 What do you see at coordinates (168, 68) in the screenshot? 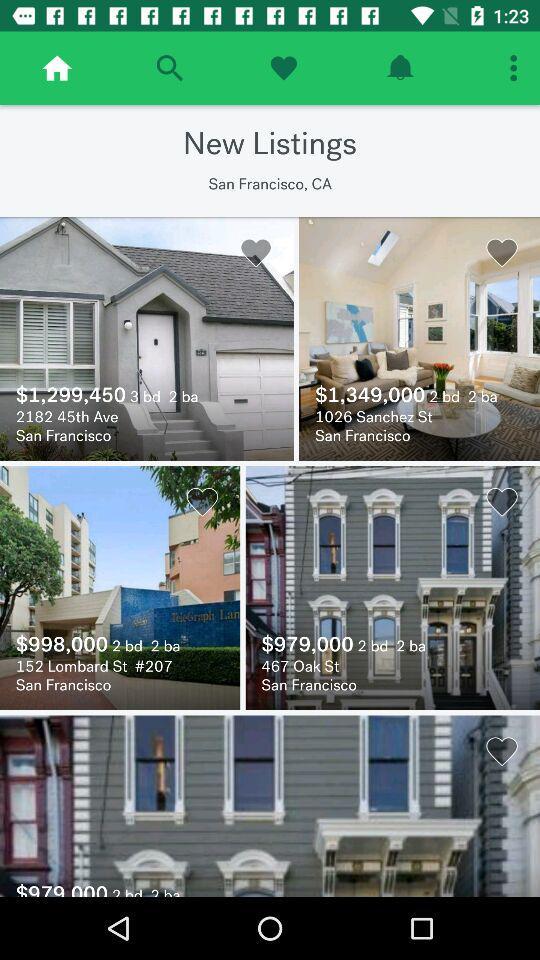
I see `search` at bounding box center [168, 68].